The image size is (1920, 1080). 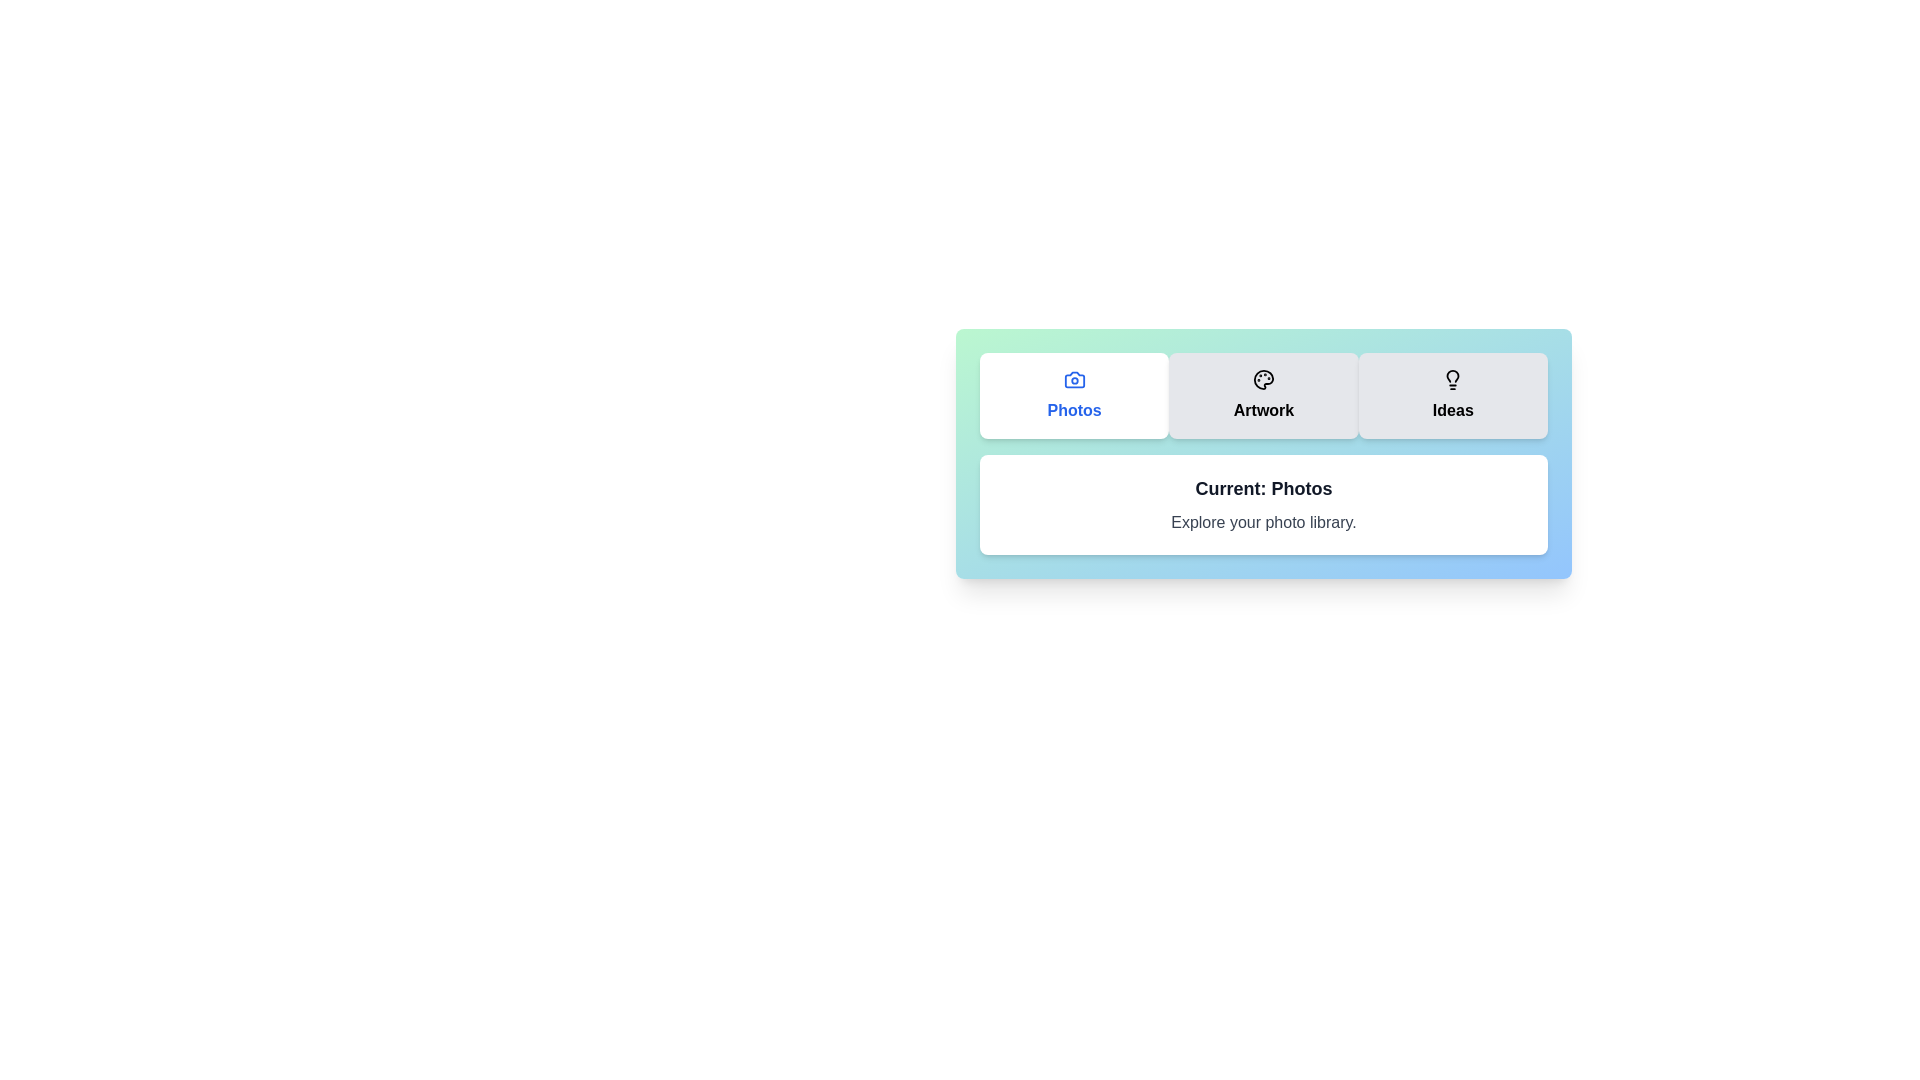 I want to click on the Artwork tab by clicking the corresponding button, so click(x=1262, y=396).